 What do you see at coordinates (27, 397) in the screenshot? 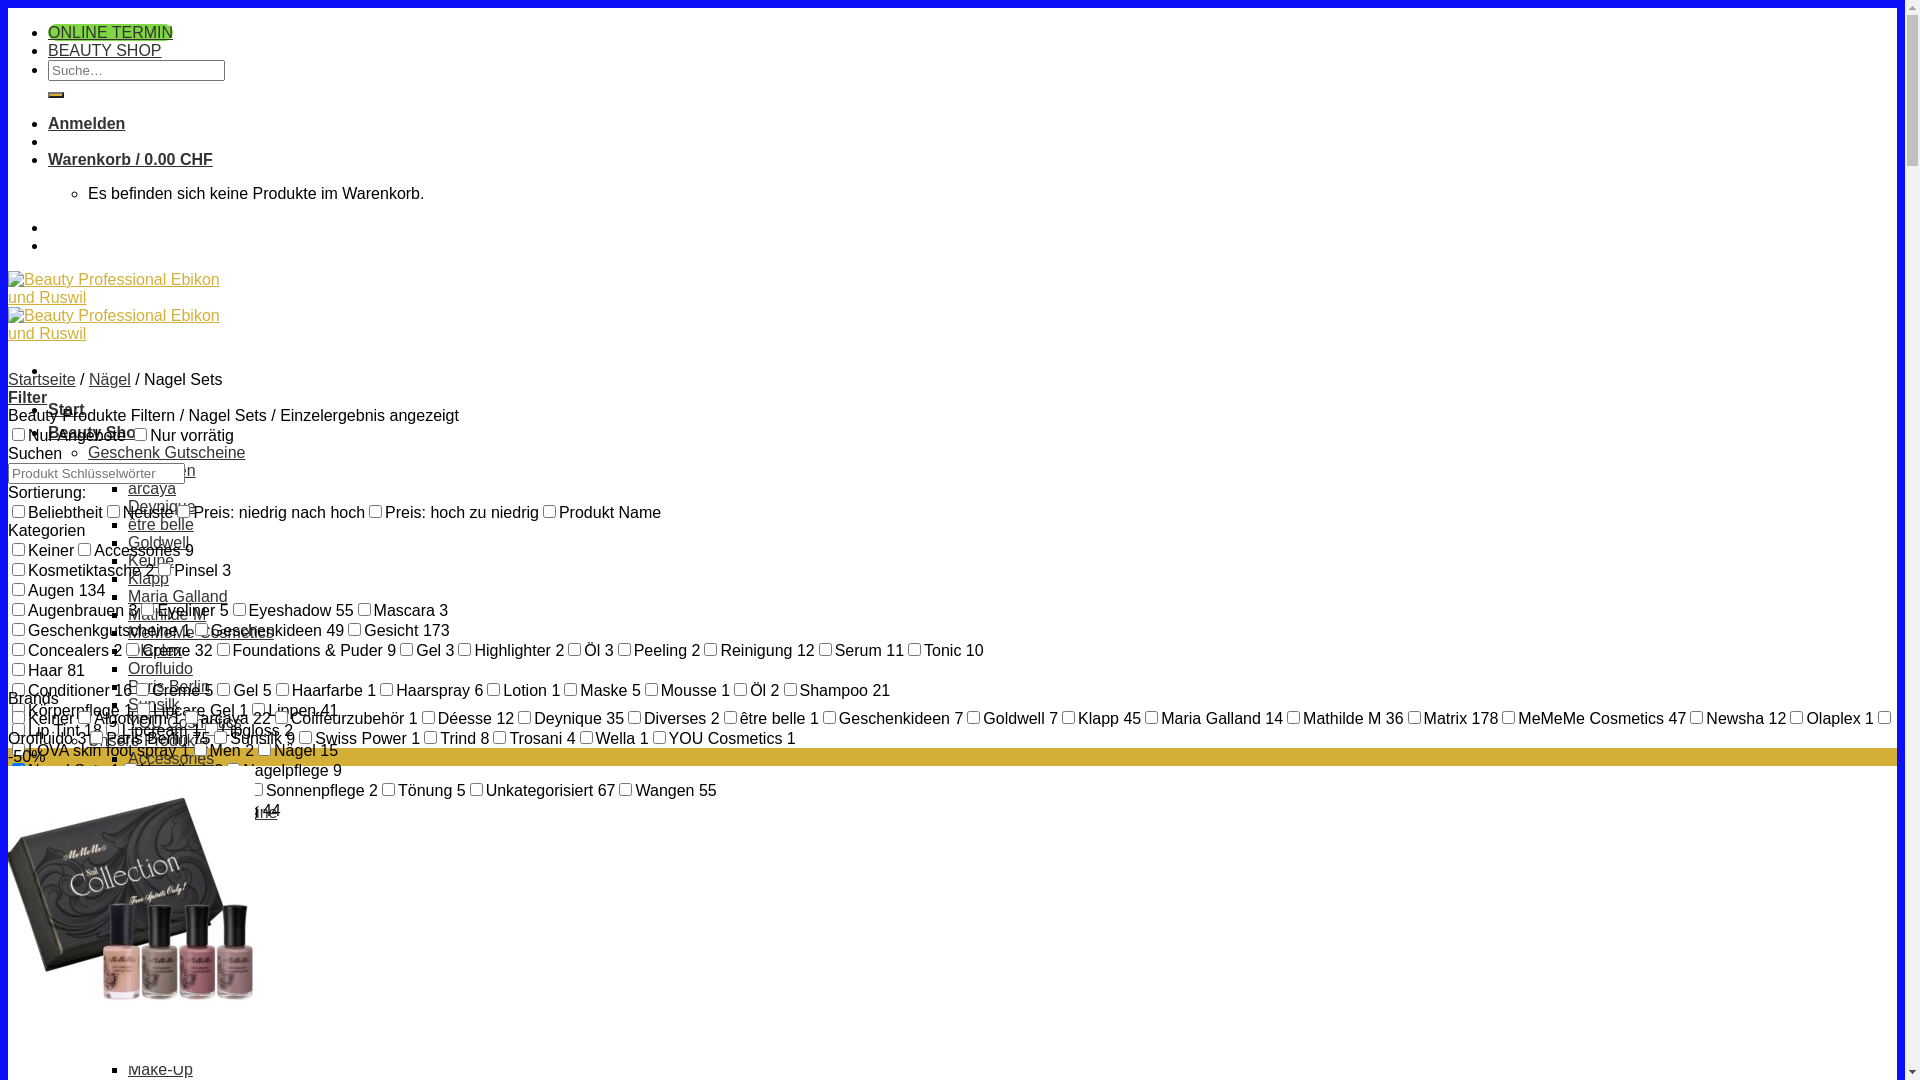
I see `'Filter'` at bounding box center [27, 397].